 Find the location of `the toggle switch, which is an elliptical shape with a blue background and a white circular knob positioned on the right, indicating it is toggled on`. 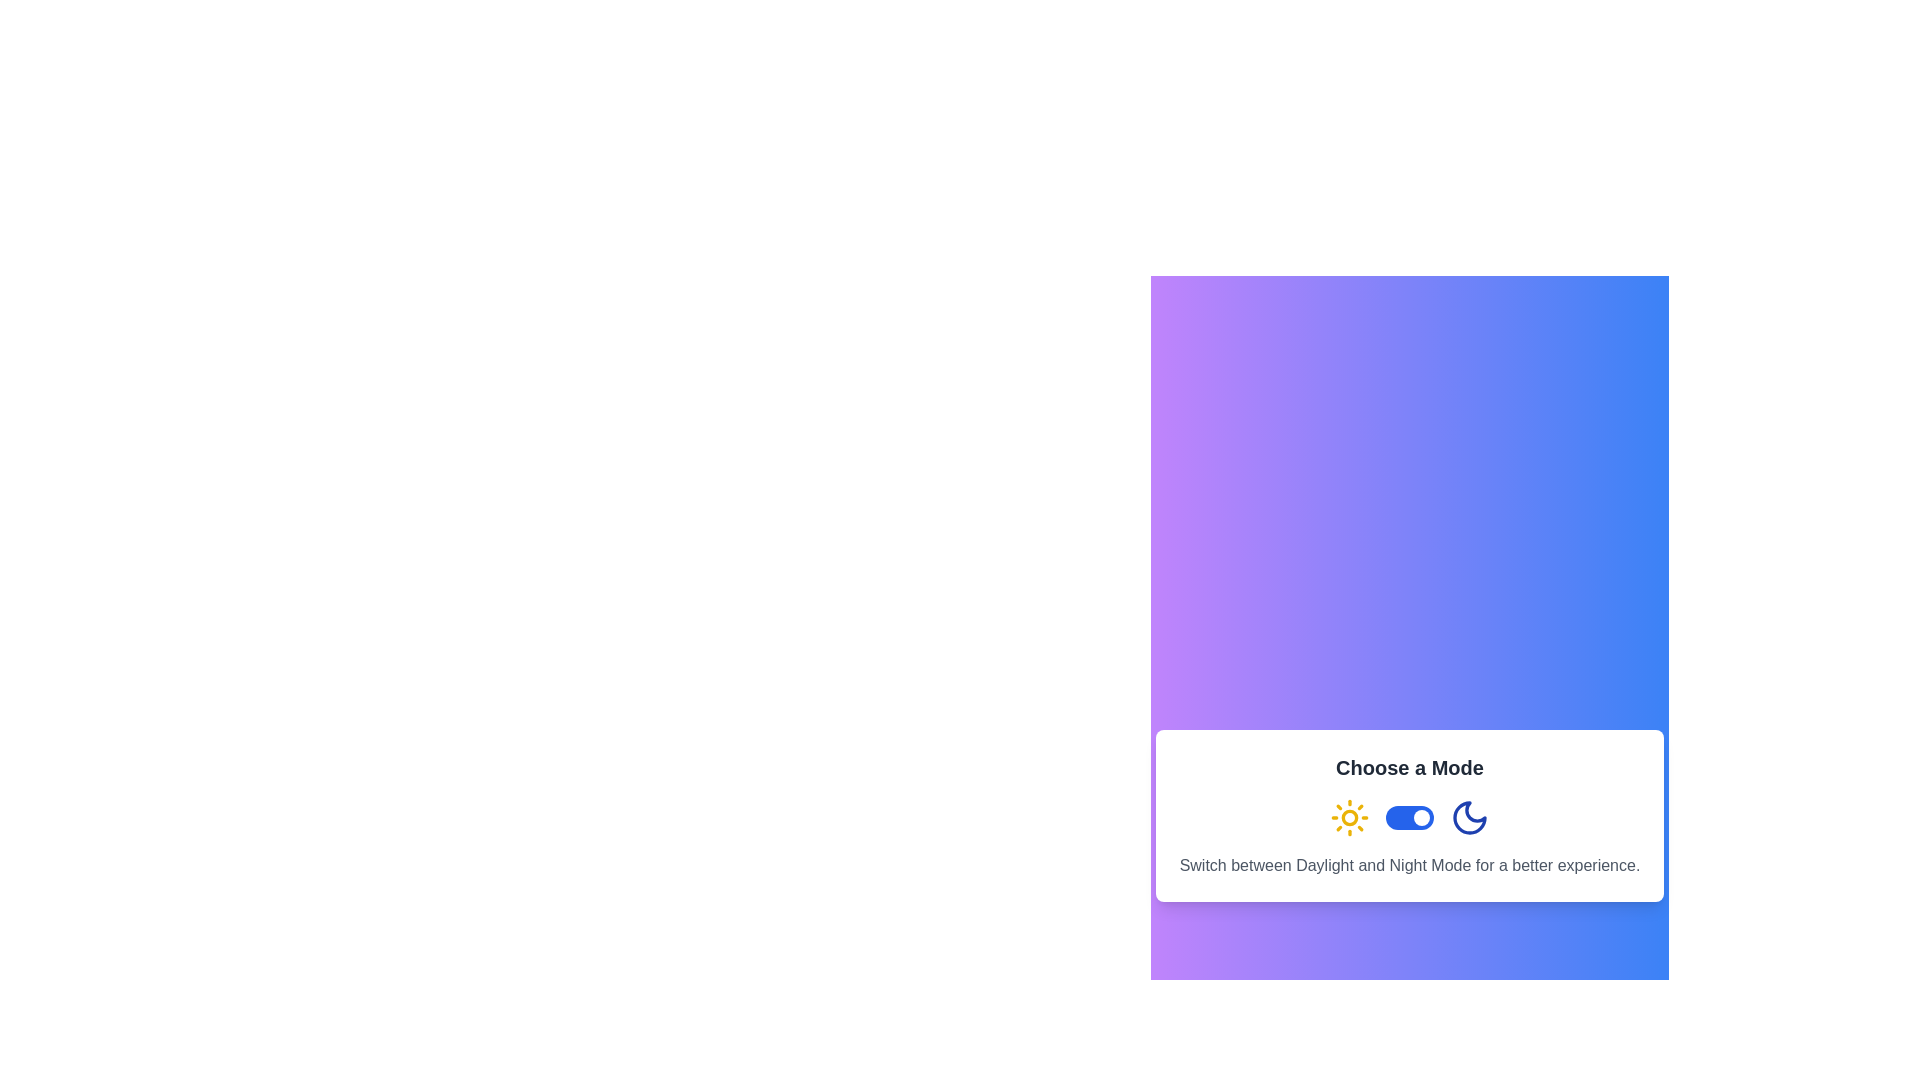

the toggle switch, which is an elliptical shape with a blue background and a white circular knob positioned on the right, indicating it is toggled on is located at coordinates (1409, 817).